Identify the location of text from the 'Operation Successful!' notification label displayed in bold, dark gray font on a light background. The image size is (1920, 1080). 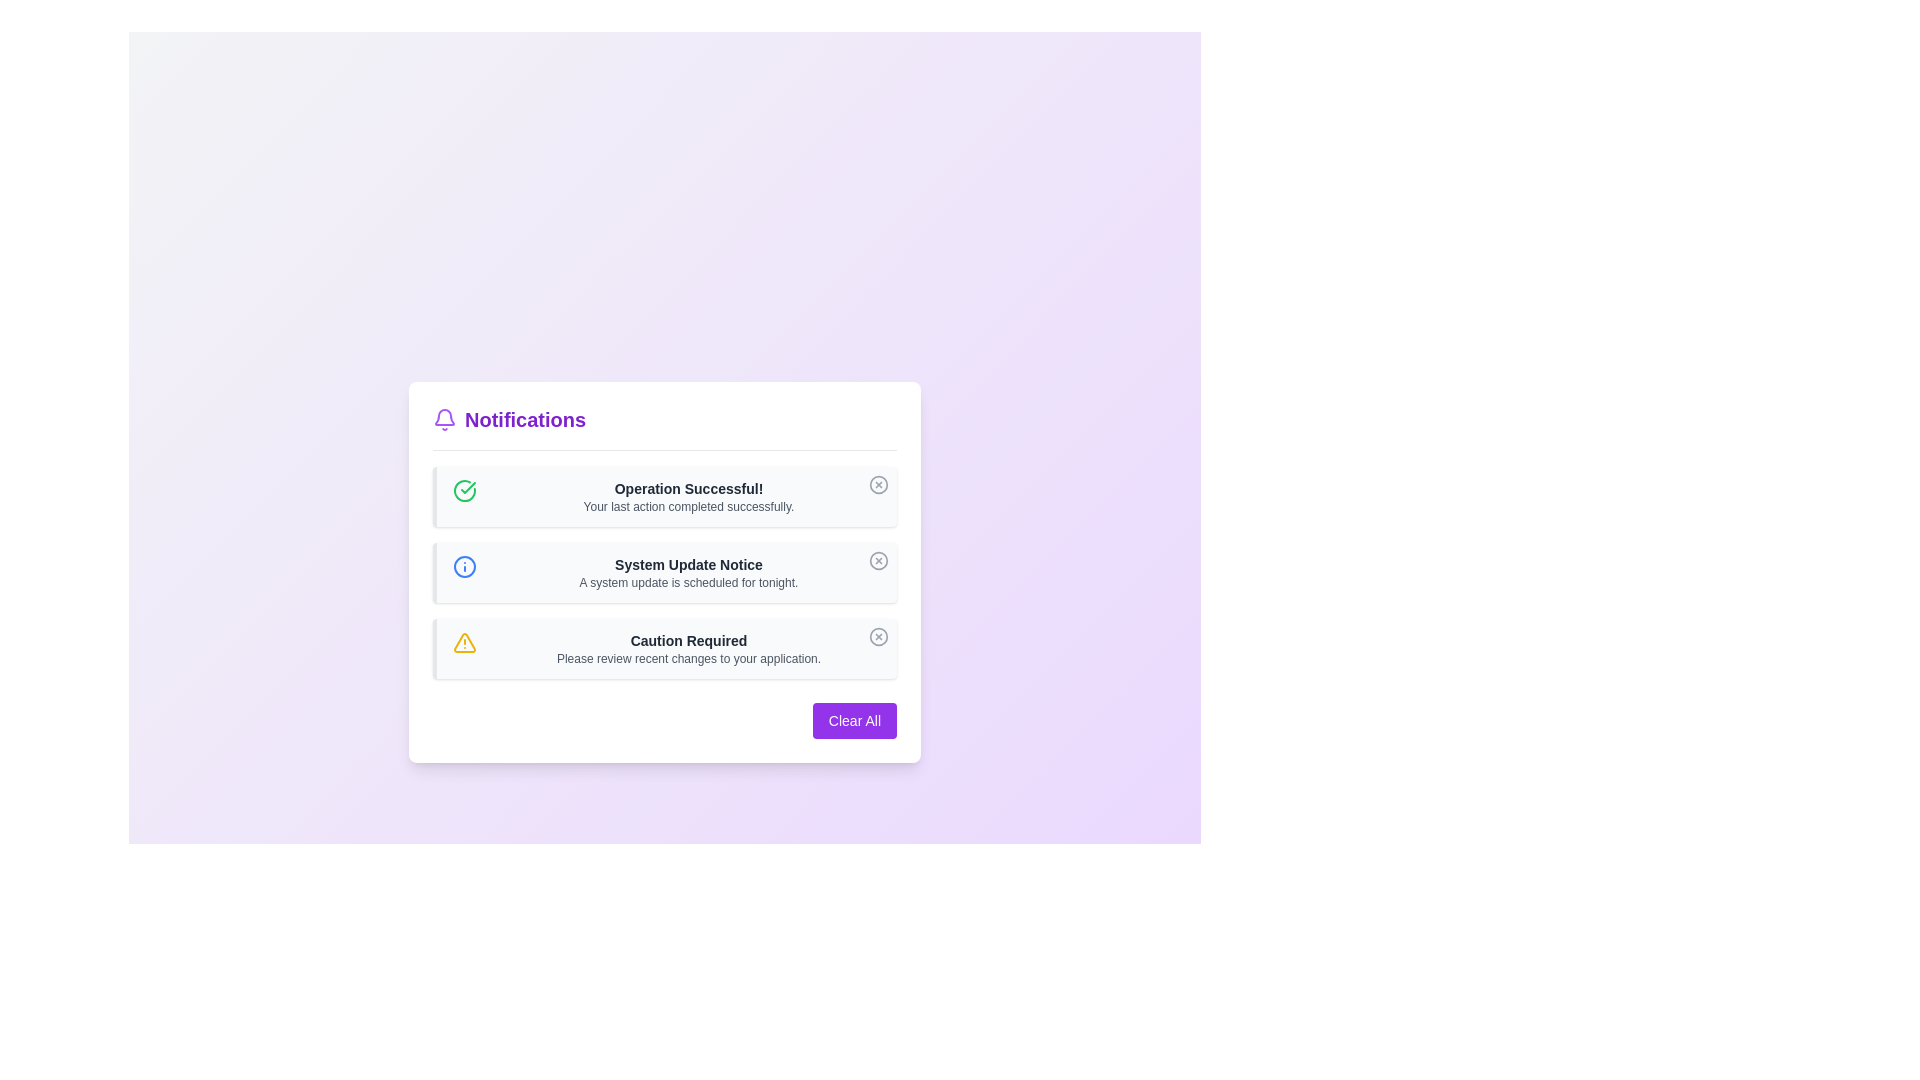
(689, 488).